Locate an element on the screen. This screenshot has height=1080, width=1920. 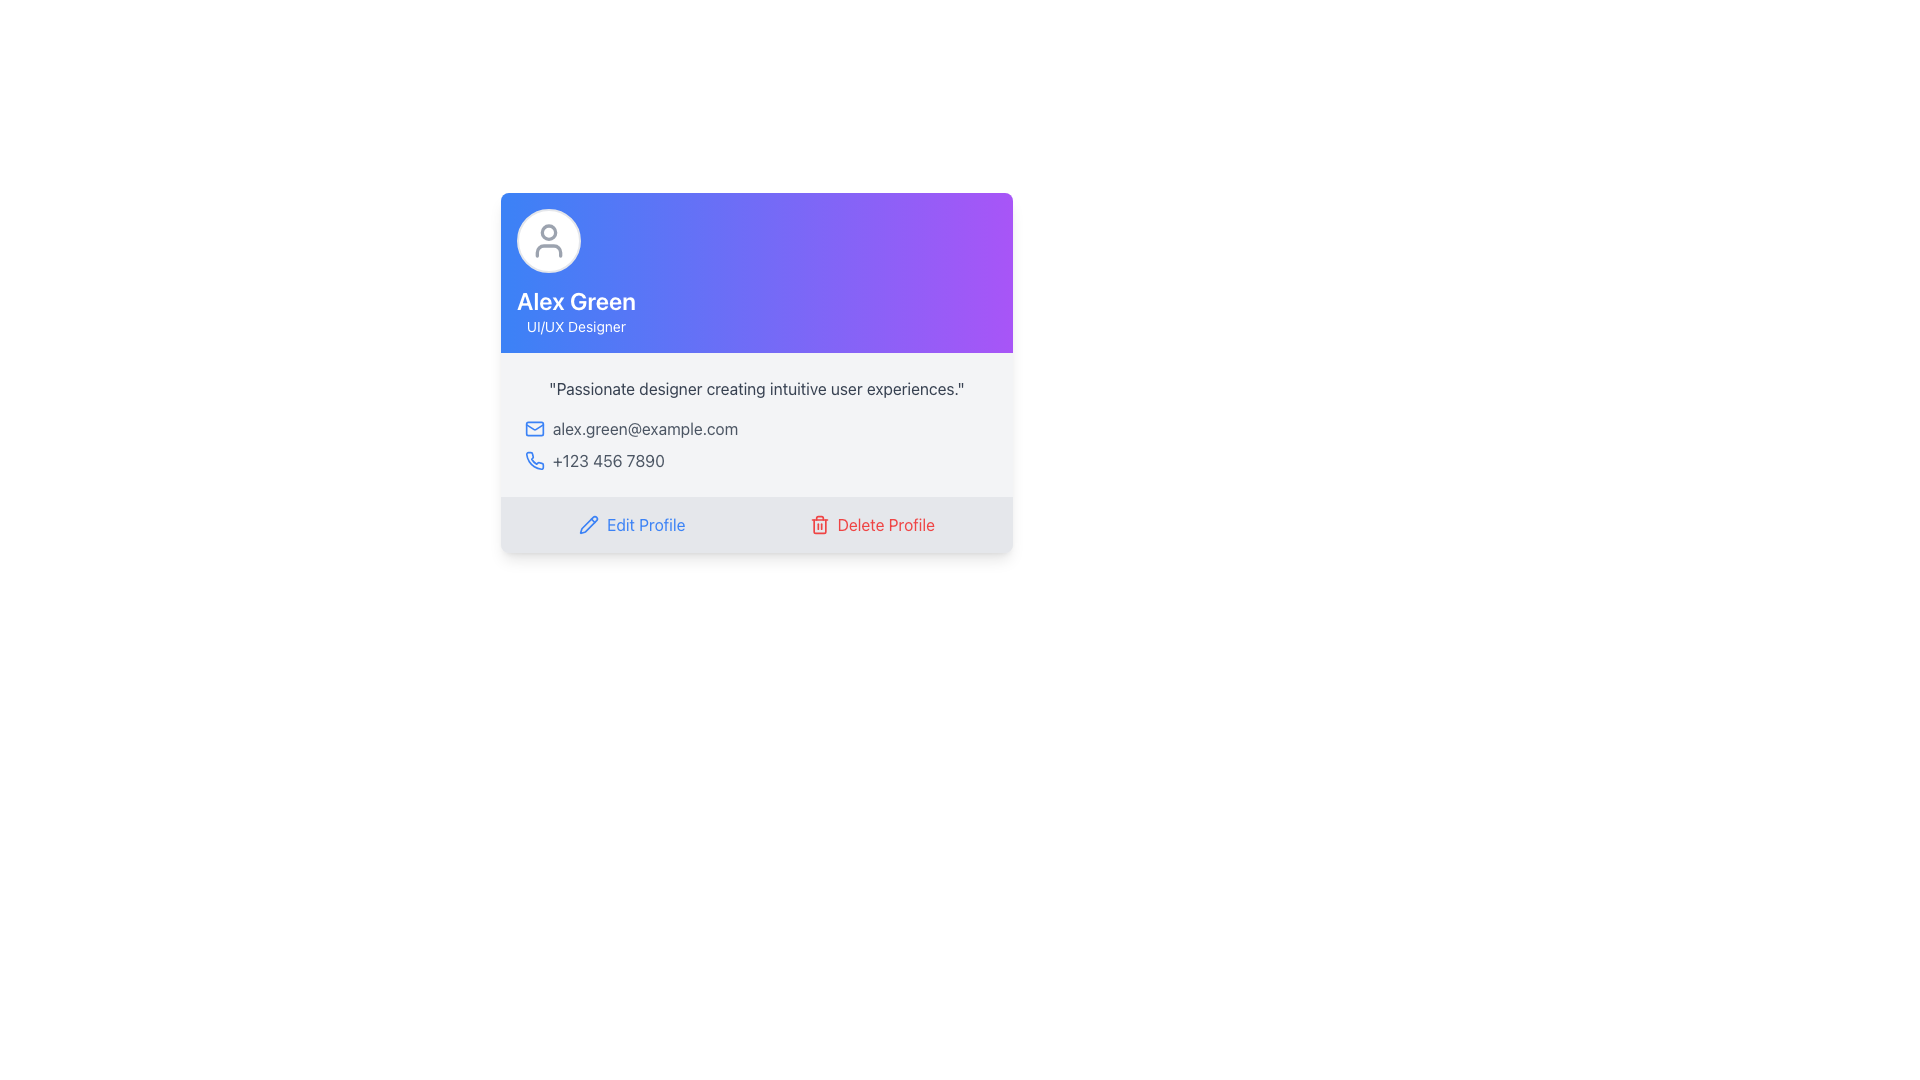
the pencil icon, which is part of an icon group next to the 'Edit Profile' button, featuring a minimalistic design with a sharpened tip is located at coordinates (588, 523).